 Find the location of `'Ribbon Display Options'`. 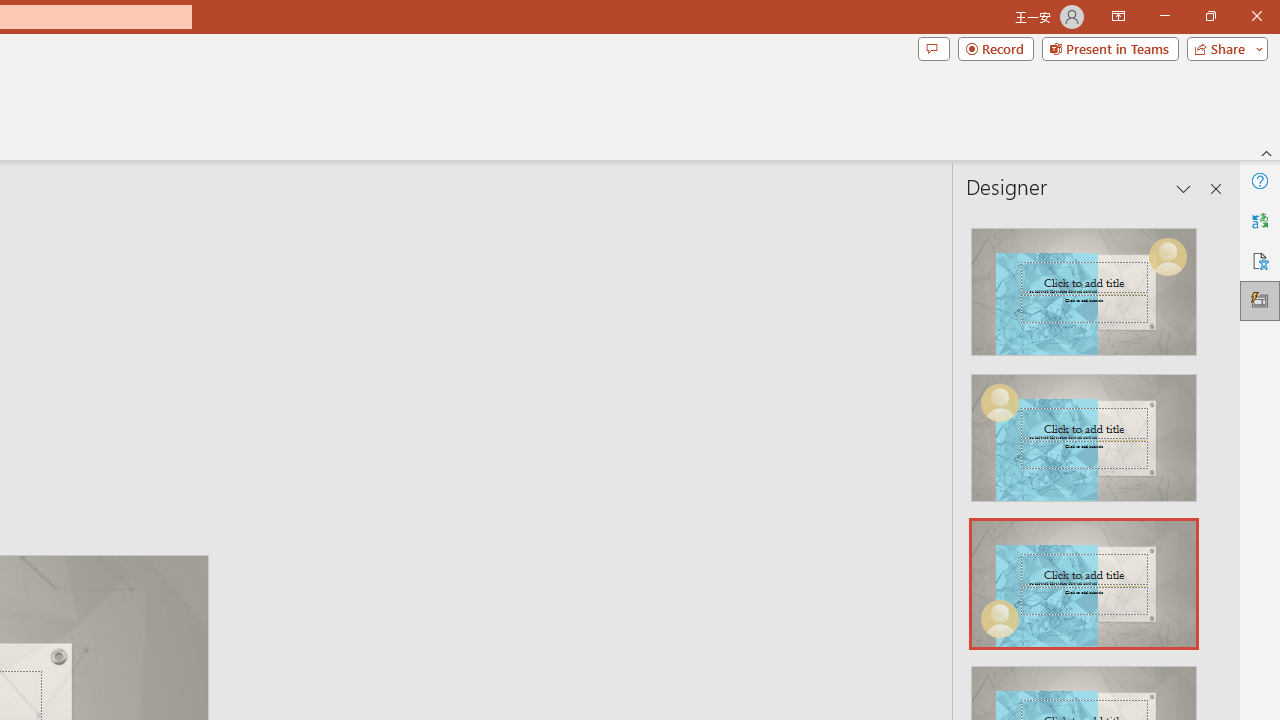

'Ribbon Display Options' is located at coordinates (1117, 16).